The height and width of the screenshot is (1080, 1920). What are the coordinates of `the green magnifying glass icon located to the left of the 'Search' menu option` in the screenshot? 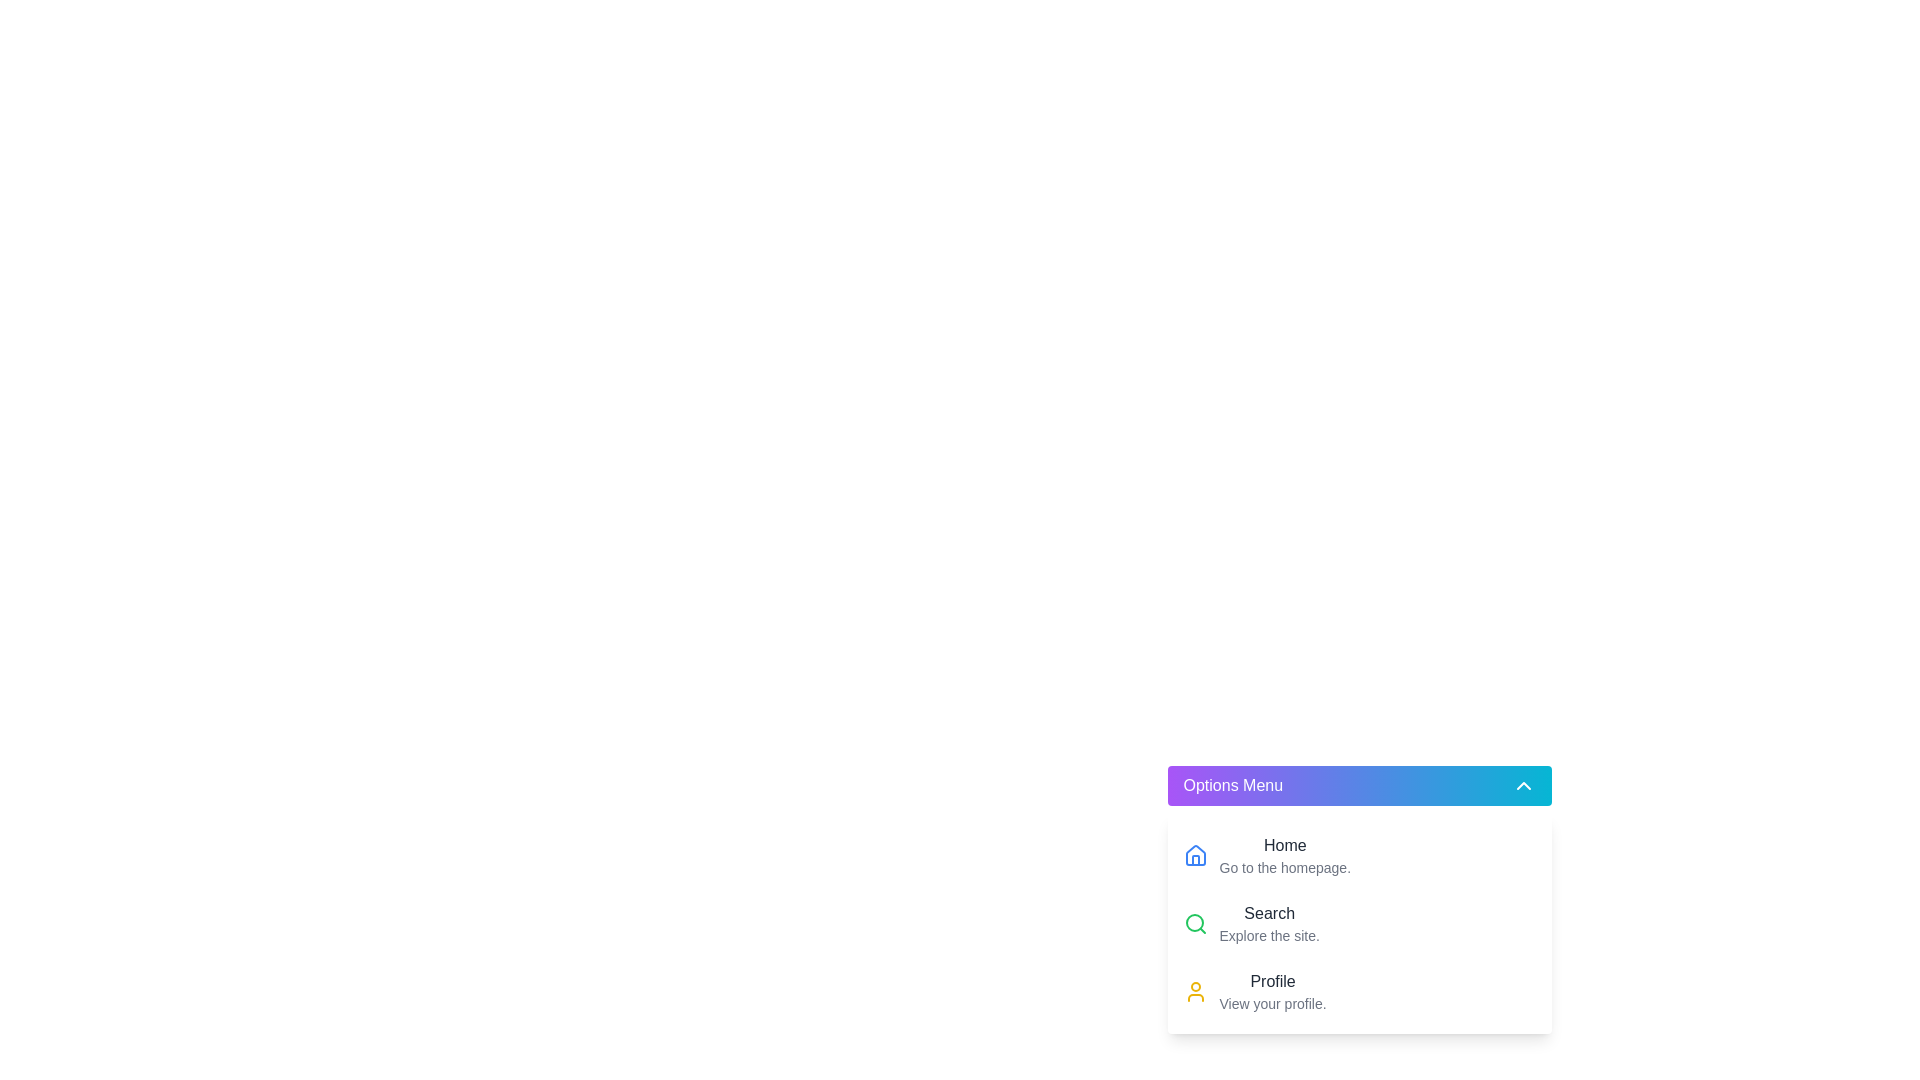 It's located at (1195, 924).